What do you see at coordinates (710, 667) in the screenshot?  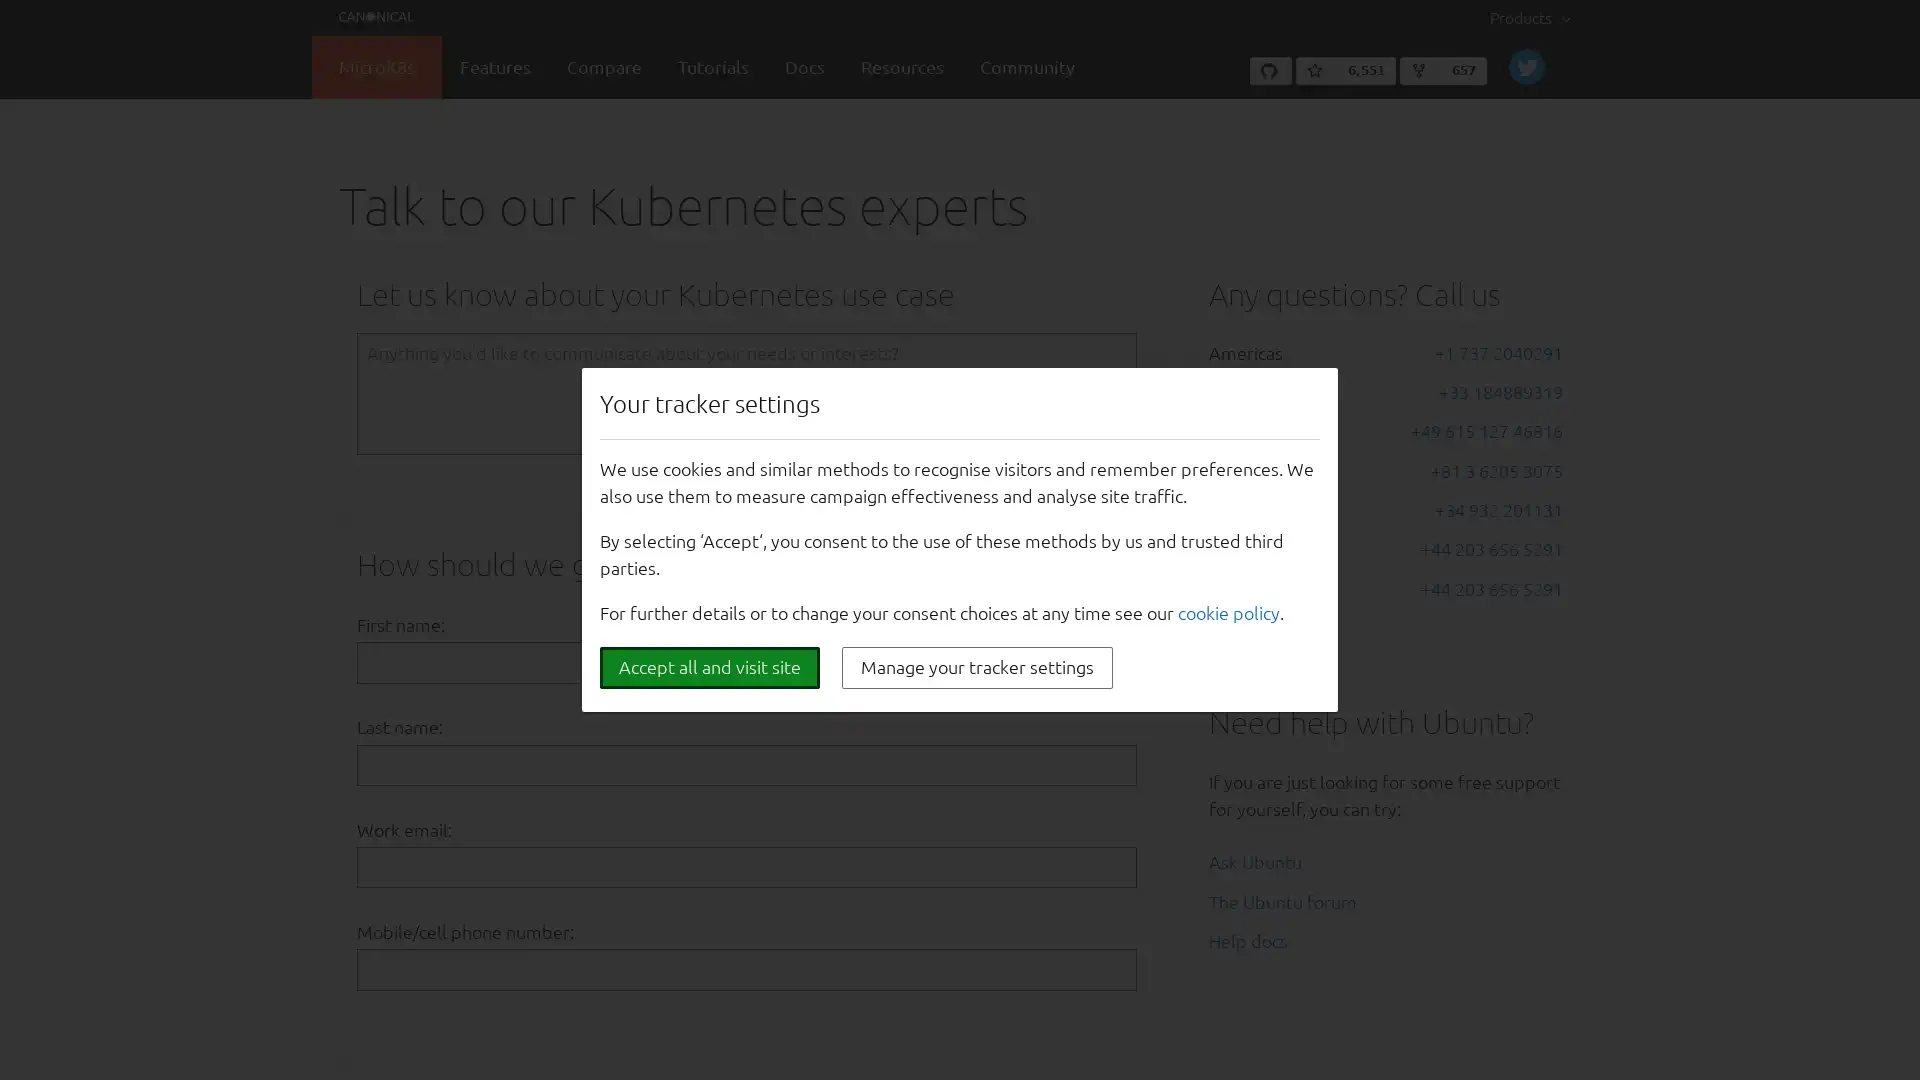 I see `Accept all and visit site` at bounding box center [710, 667].